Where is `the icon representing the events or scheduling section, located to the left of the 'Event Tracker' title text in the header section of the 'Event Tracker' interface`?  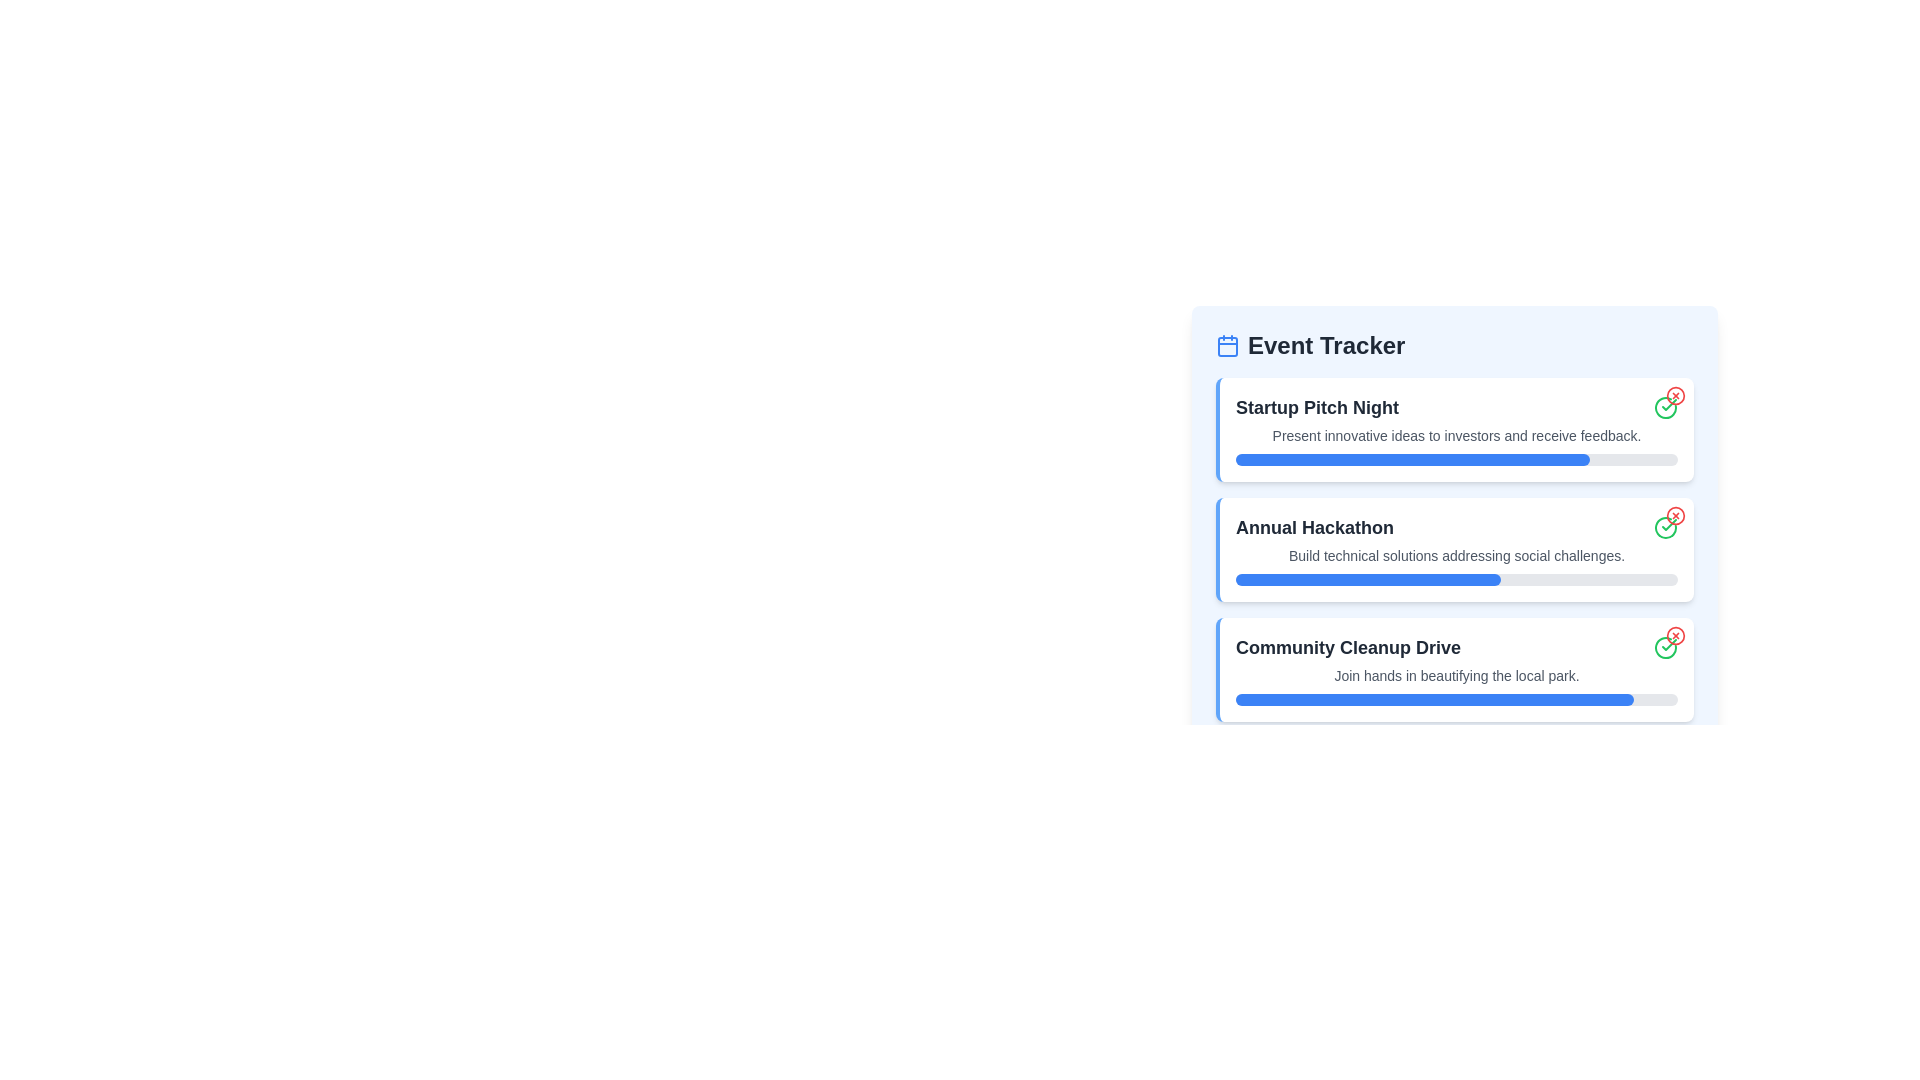
the icon representing the events or scheduling section, located to the left of the 'Event Tracker' title text in the header section of the 'Event Tracker' interface is located at coordinates (1227, 345).